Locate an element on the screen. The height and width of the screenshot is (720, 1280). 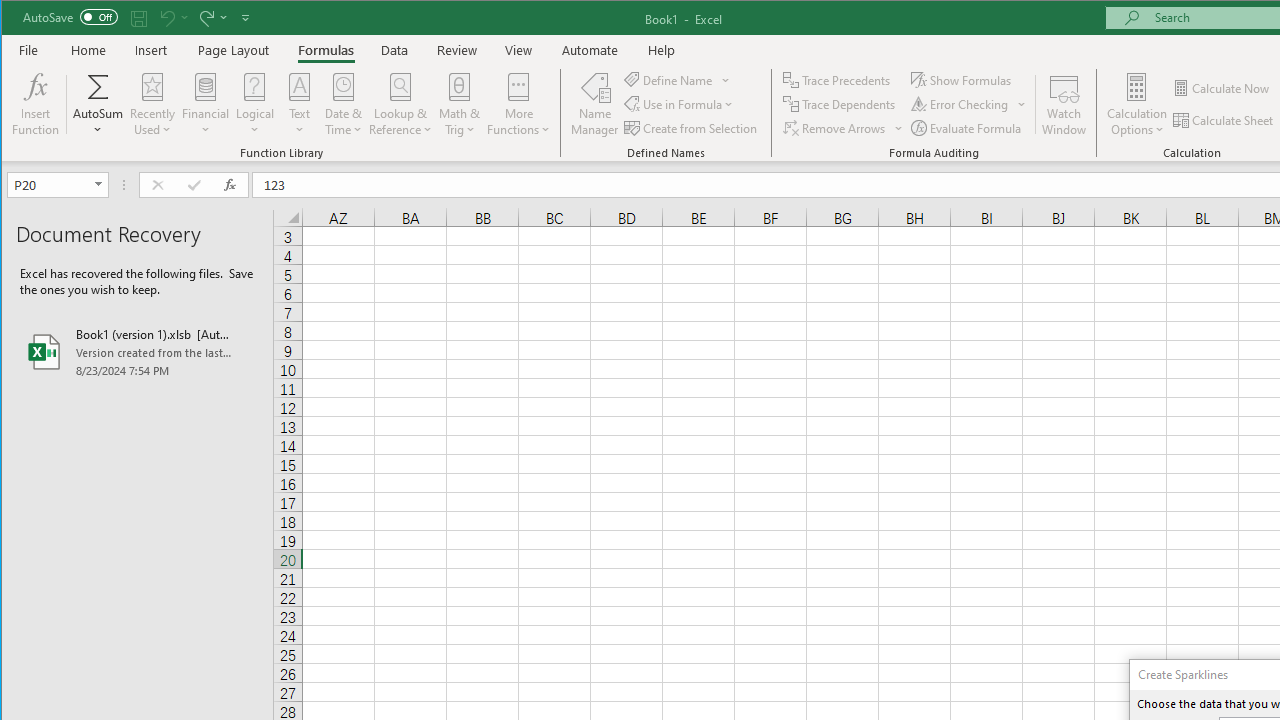
'Insert Function...' is located at coordinates (35, 104).